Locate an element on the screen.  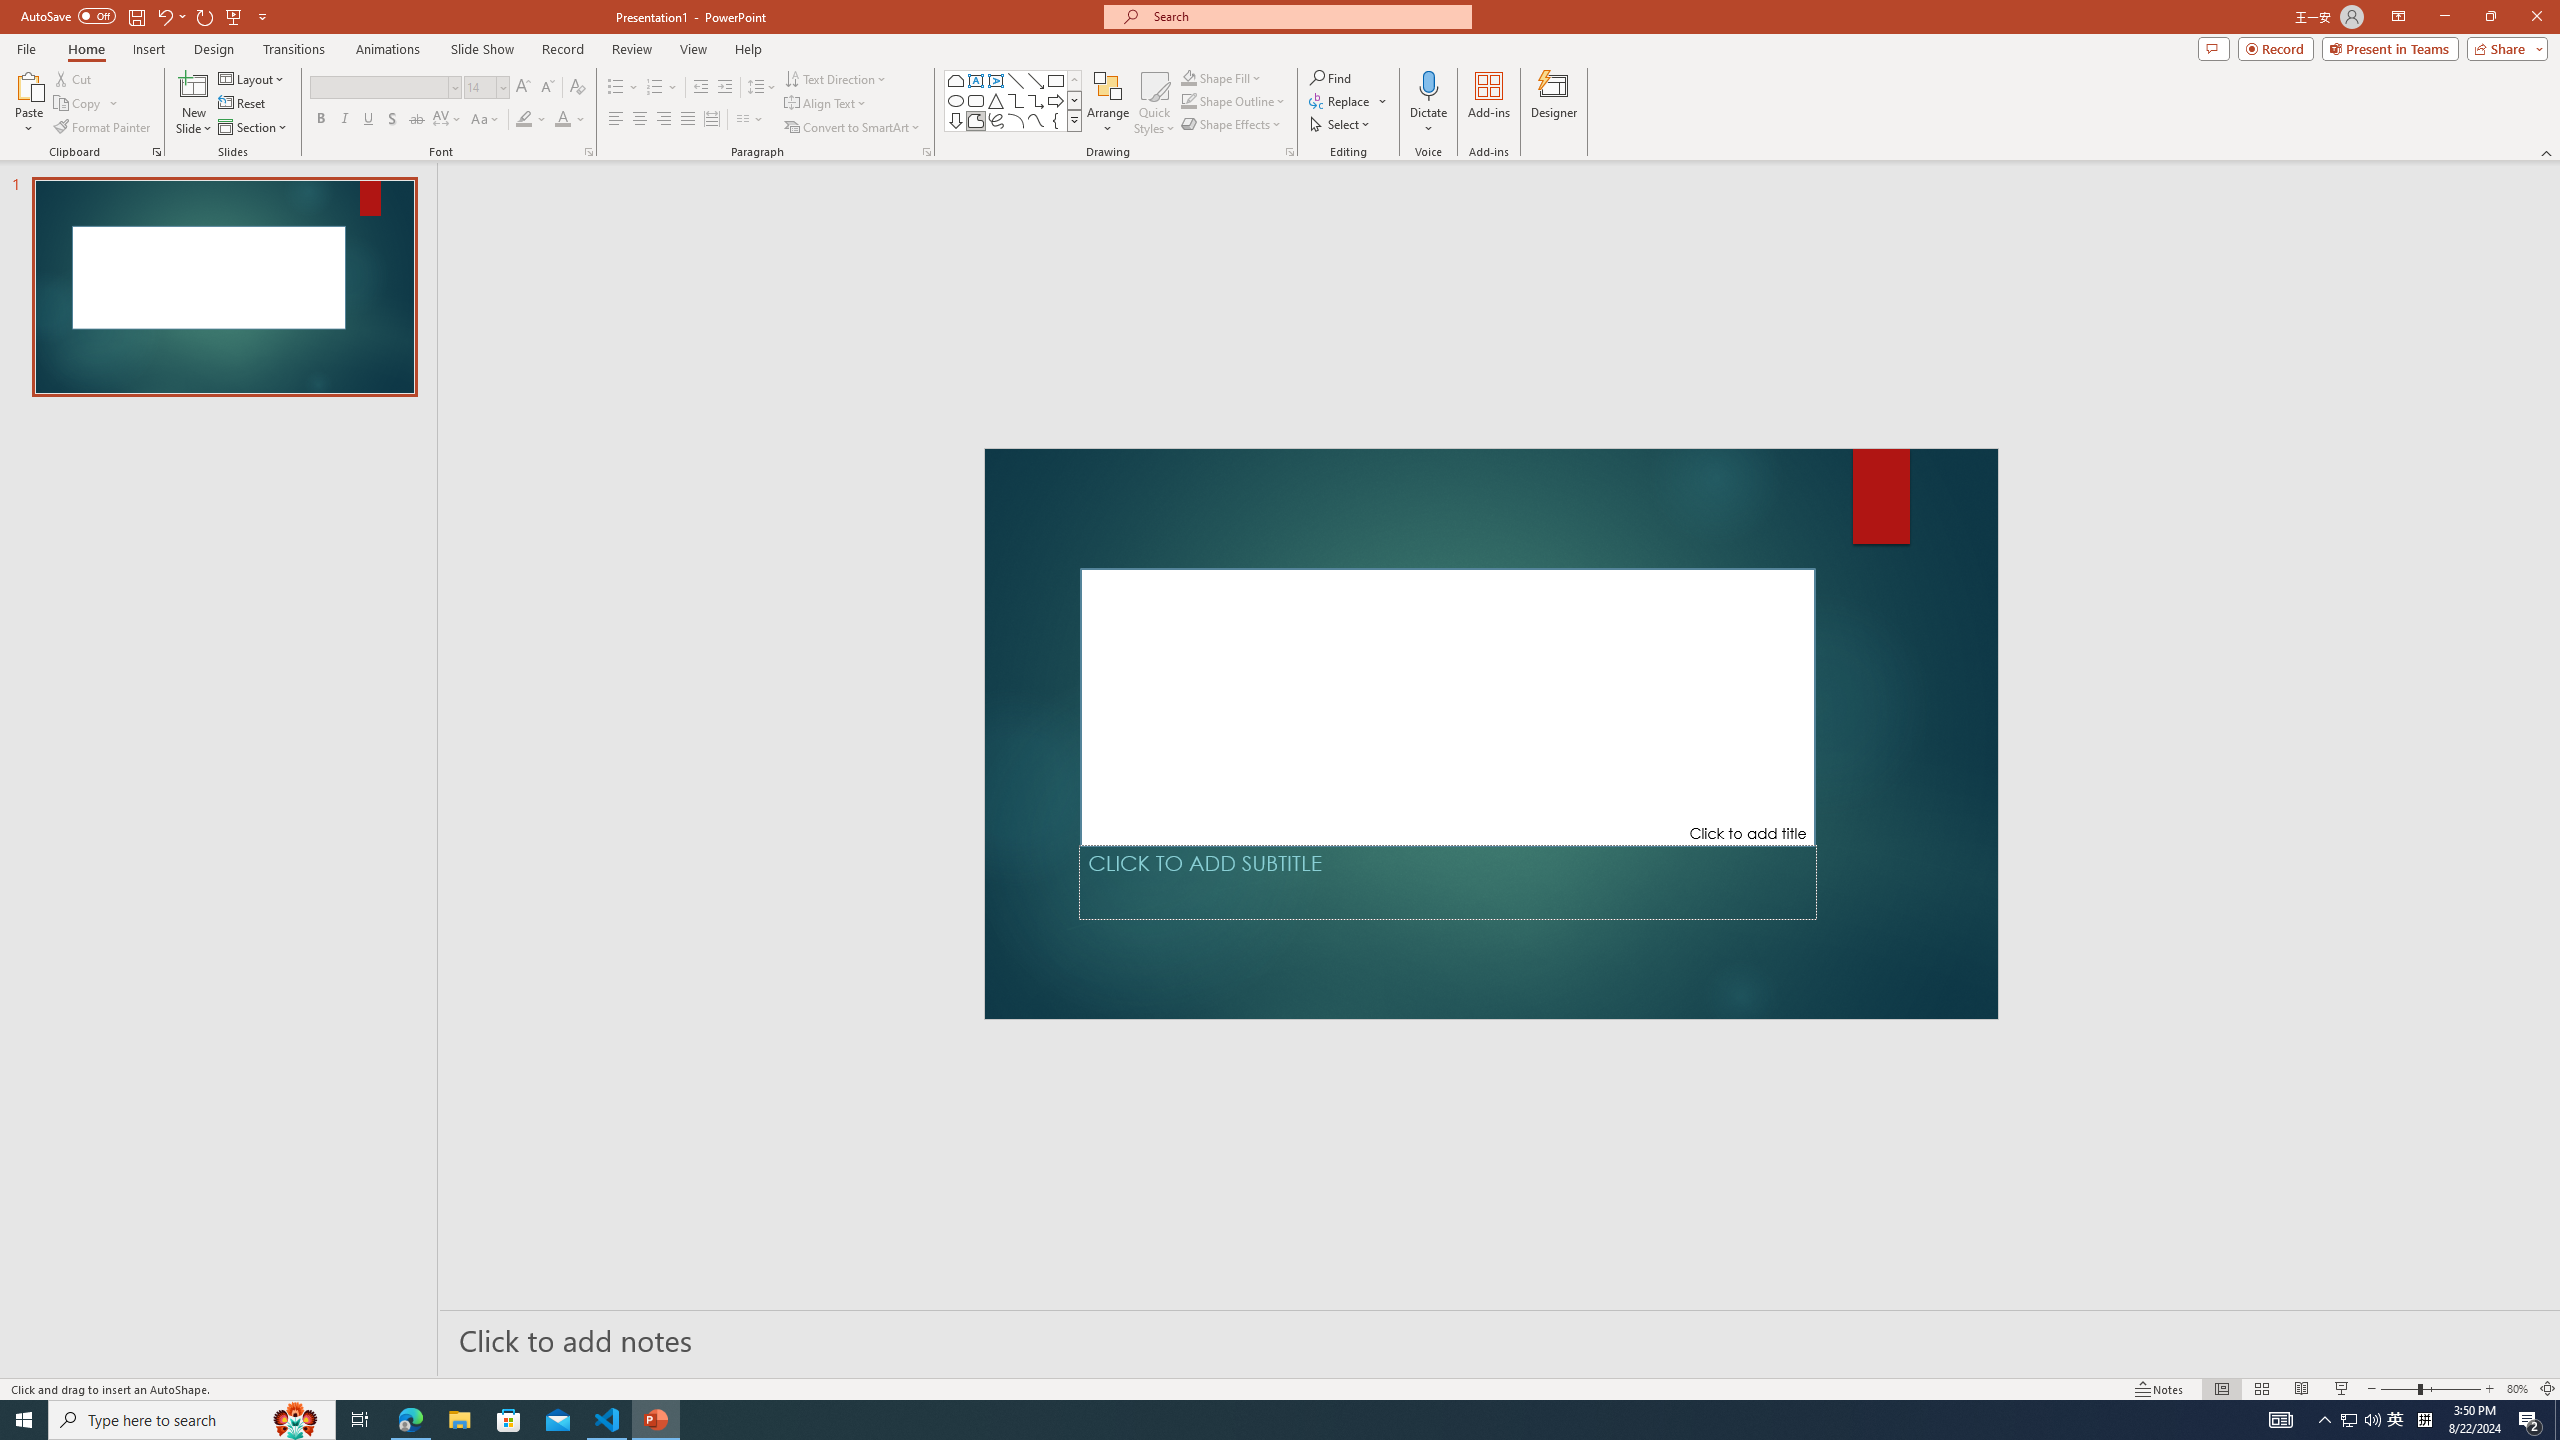
'Convert to SmartArt' is located at coordinates (852, 127).